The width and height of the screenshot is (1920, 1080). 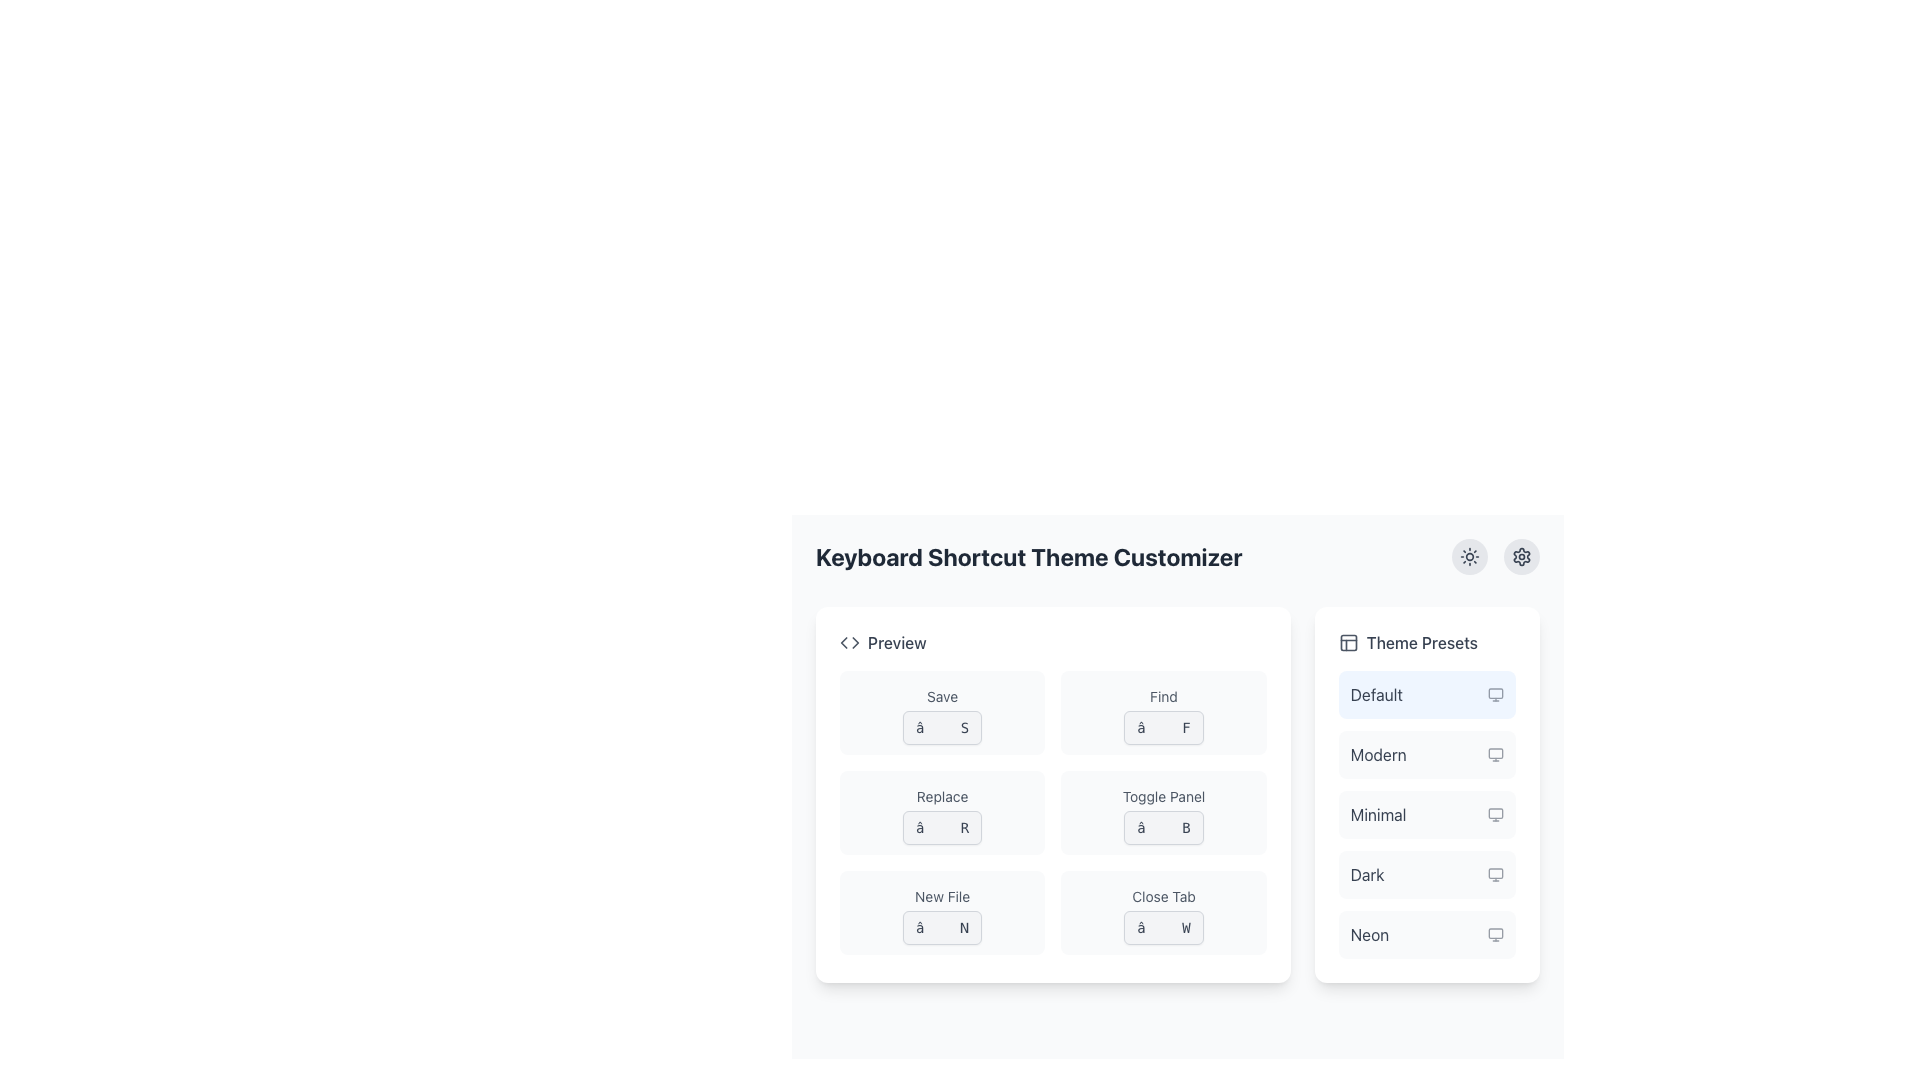 What do you see at coordinates (1377, 755) in the screenshot?
I see `text of the label displaying 'modern', which is the second item in the vertical list of theme options under the 'Theme Presets' heading` at bounding box center [1377, 755].